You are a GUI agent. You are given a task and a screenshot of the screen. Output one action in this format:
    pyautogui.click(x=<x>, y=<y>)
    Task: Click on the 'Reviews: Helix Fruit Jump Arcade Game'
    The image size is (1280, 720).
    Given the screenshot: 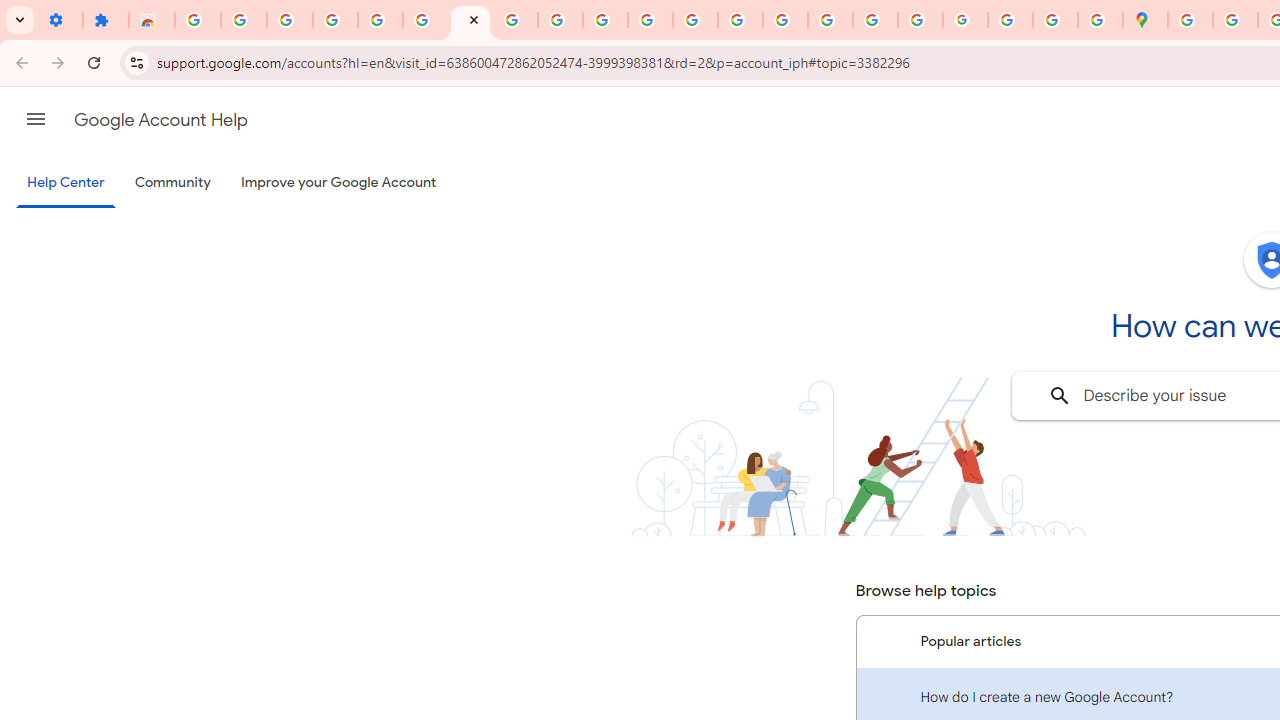 What is the action you would take?
    pyautogui.click(x=151, y=20)
    